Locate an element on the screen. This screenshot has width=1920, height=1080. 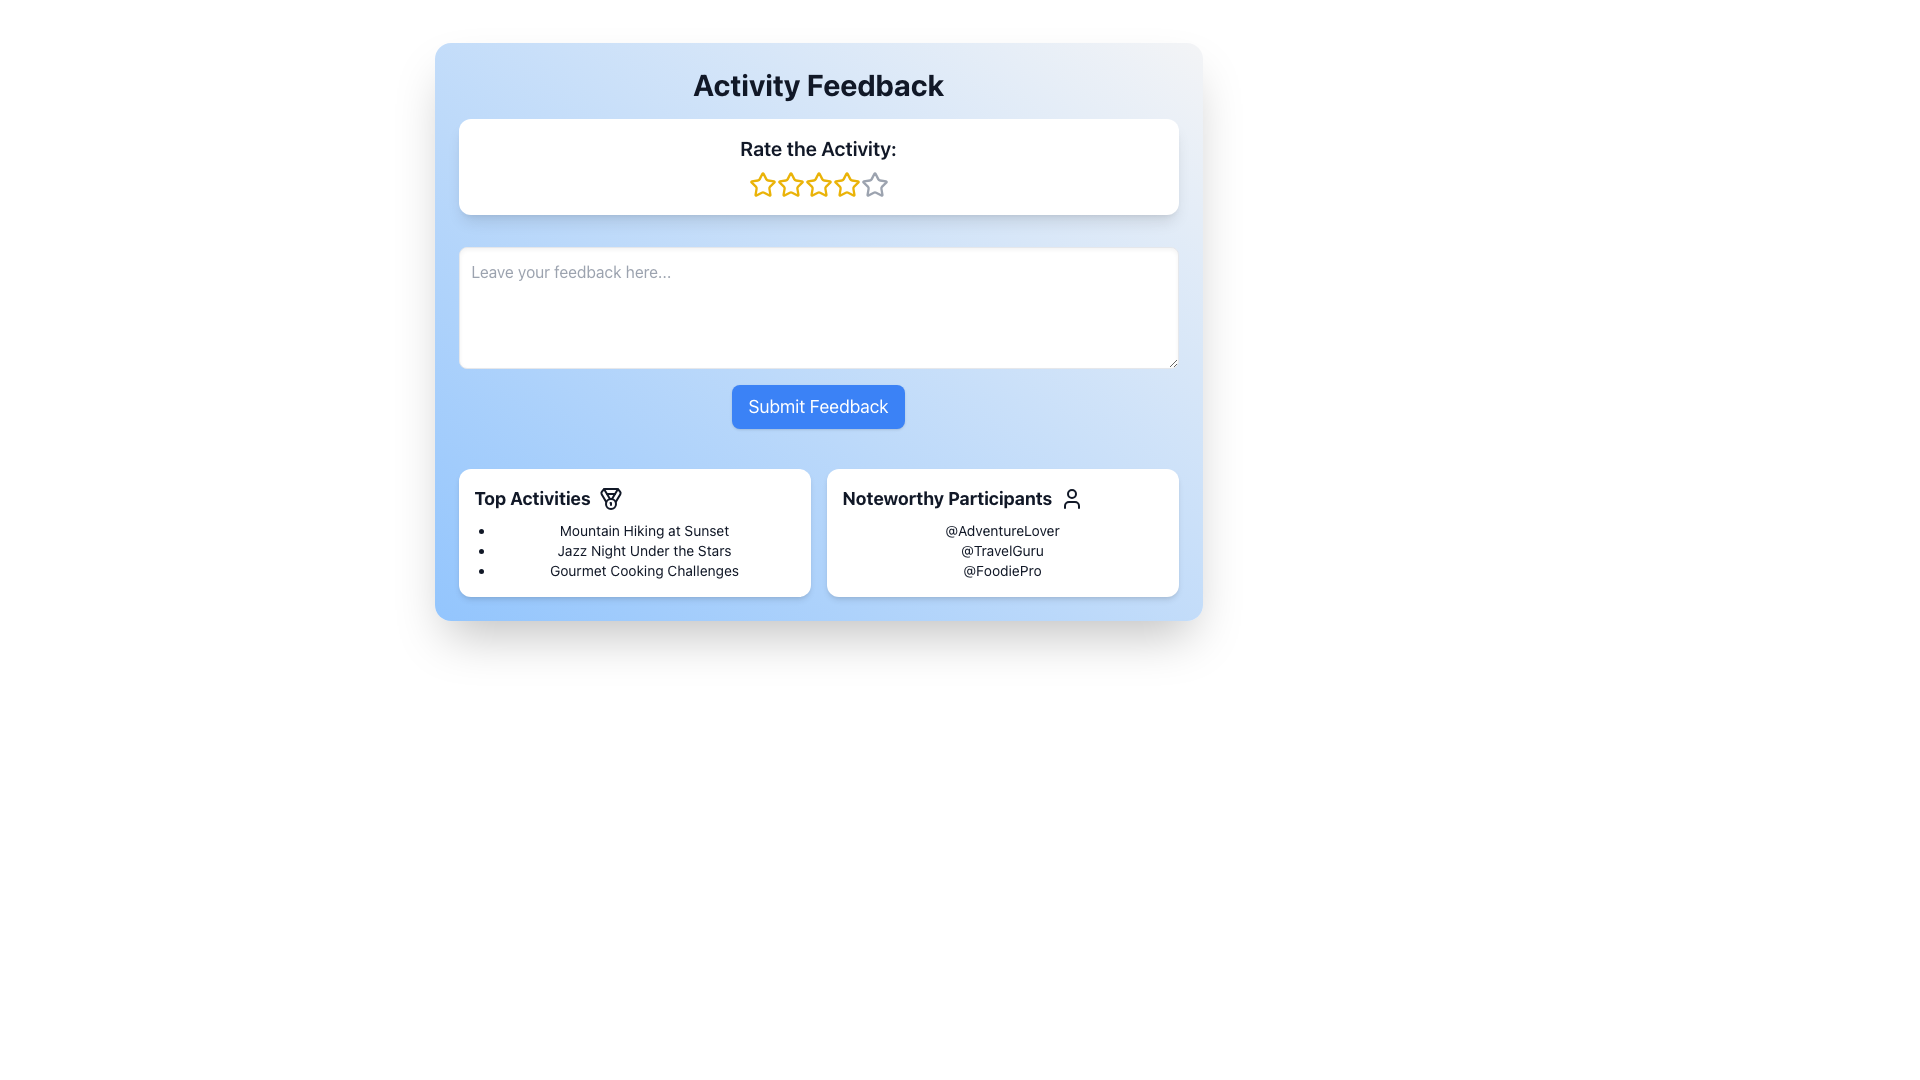
the center of the yellow star icon, which is the second star in the rating component under 'Rate the Activity:' is located at coordinates (789, 184).